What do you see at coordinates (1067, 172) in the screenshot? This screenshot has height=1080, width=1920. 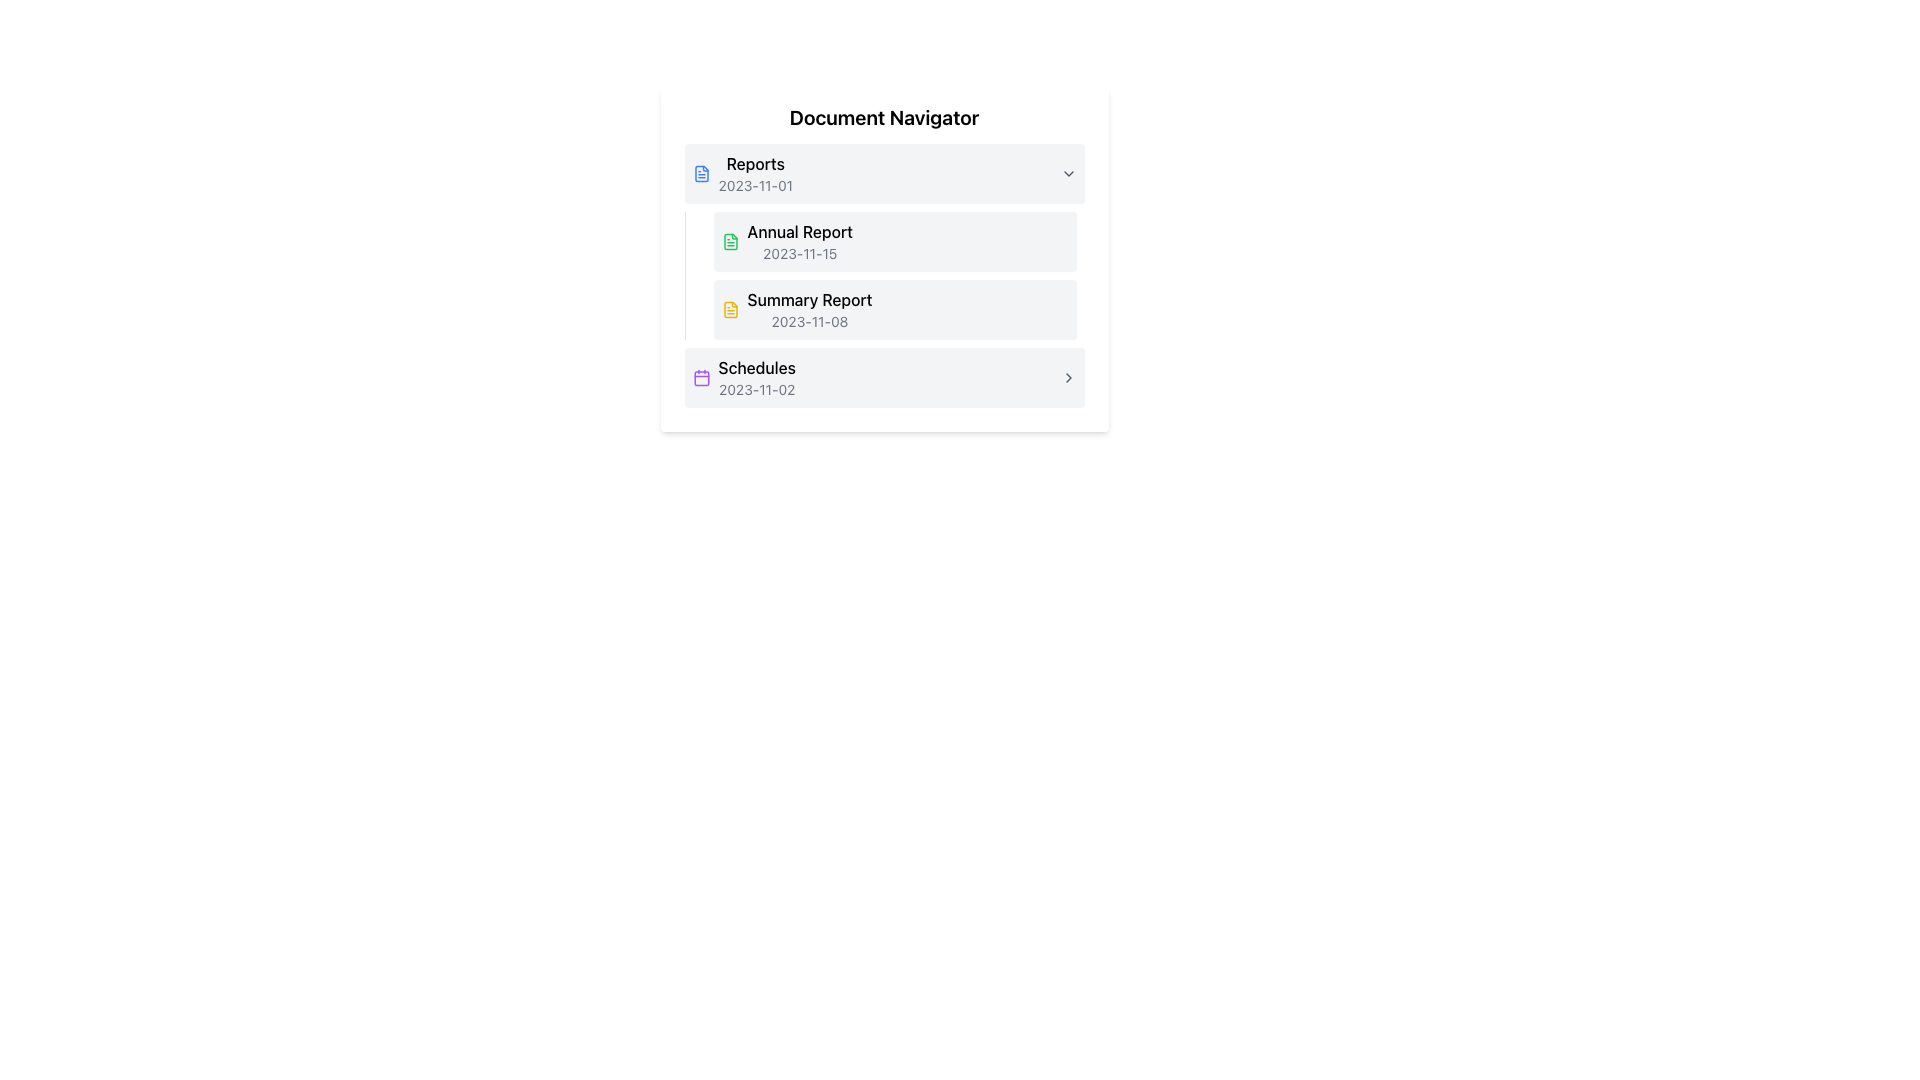 I see `the chevron icon located to the right of the 'Reports2023-11-01' text` at bounding box center [1067, 172].